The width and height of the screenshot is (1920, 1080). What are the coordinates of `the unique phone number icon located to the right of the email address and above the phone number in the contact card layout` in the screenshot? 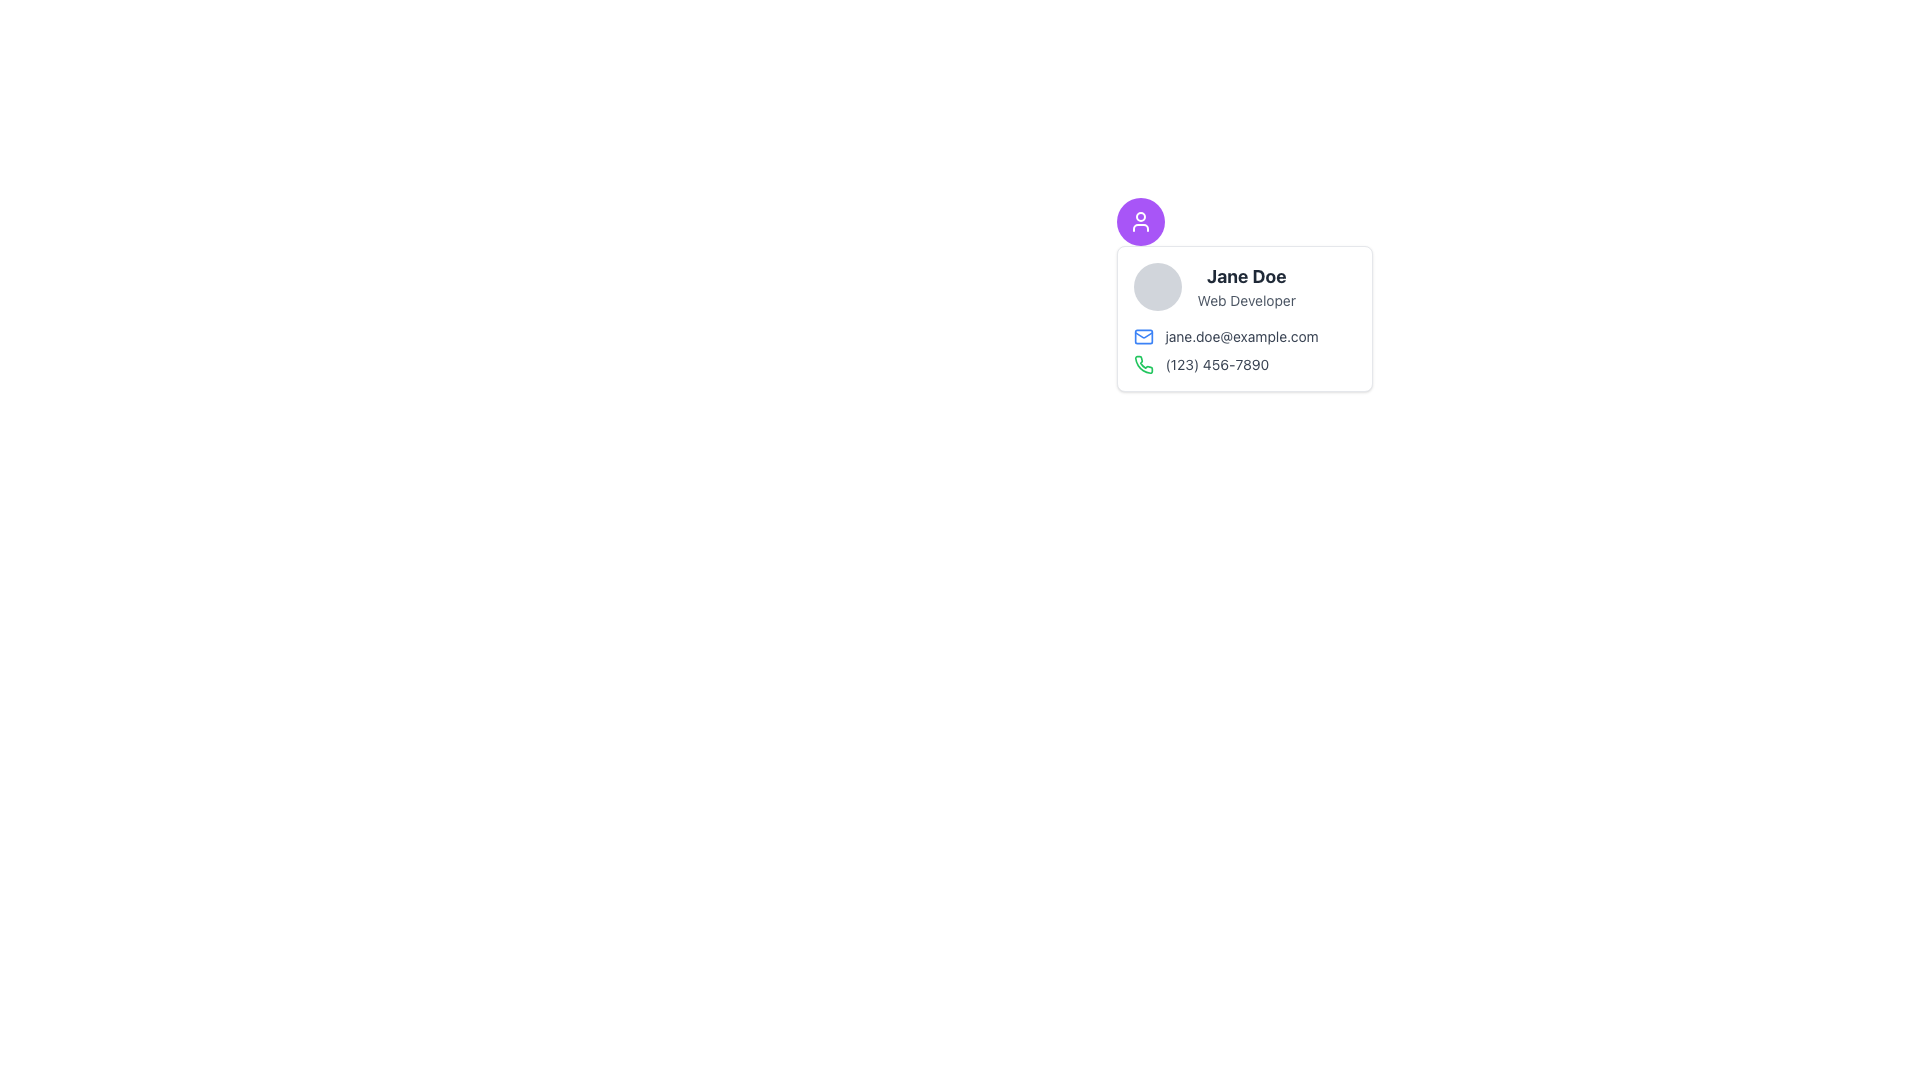 It's located at (1143, 364).